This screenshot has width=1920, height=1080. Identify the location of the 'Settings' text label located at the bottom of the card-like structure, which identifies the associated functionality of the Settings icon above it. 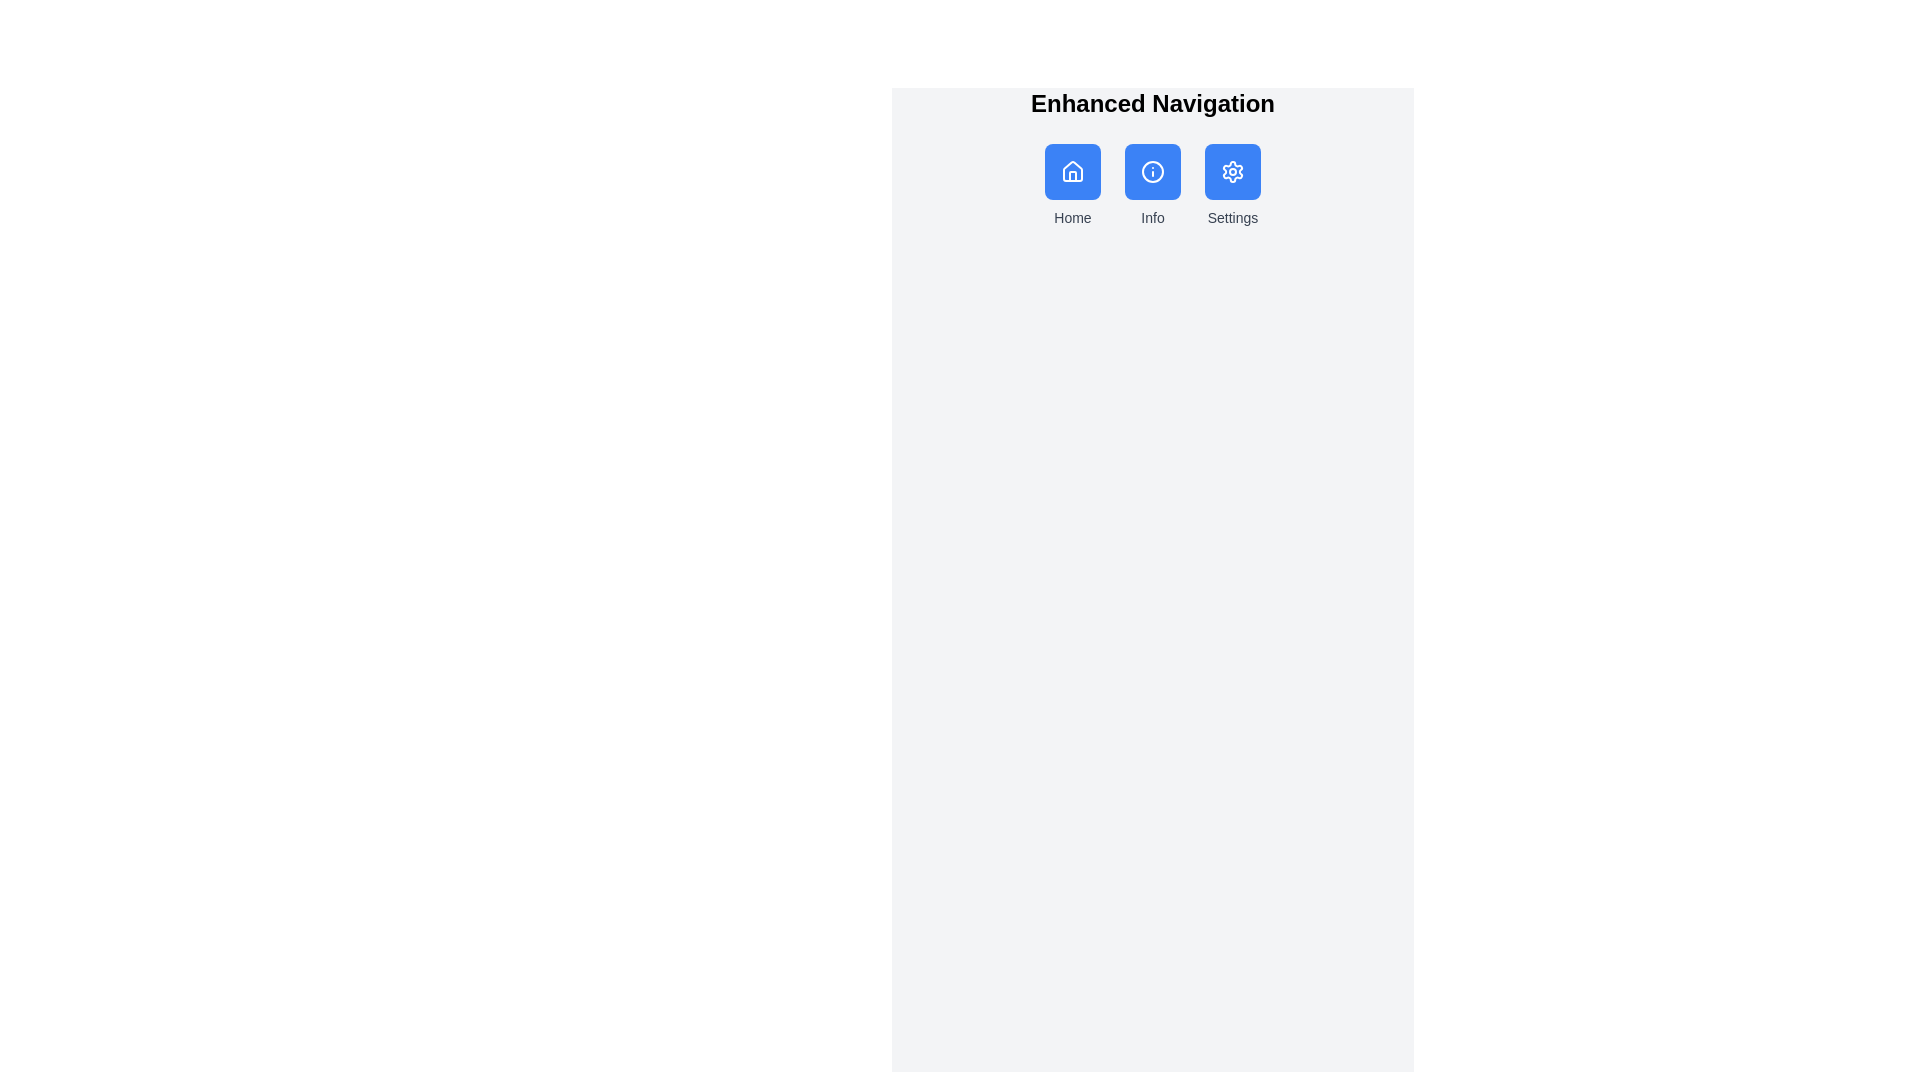
(1232, 218).